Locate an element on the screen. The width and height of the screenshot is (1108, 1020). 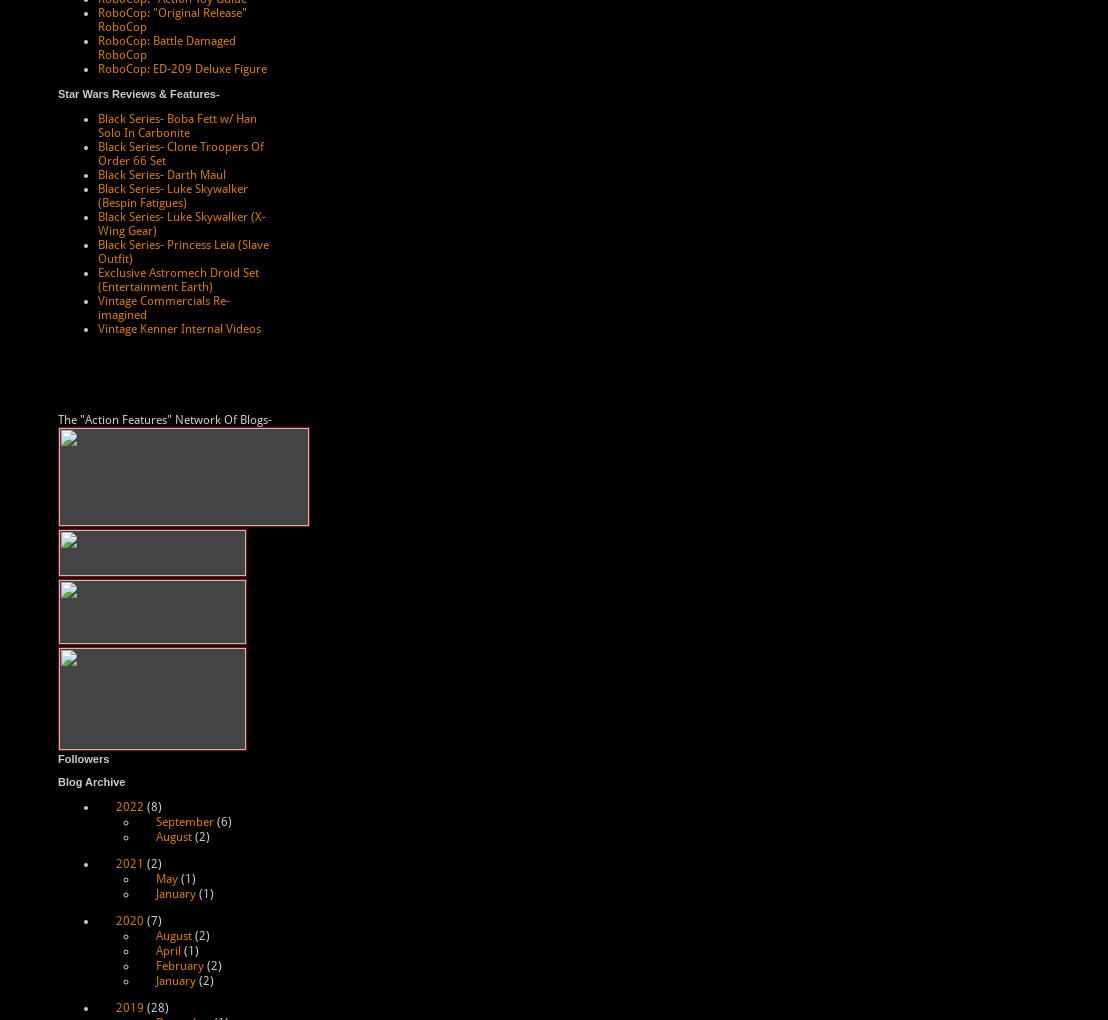
'Star Wars Reviews & Features-' is located at coordinates (56, 93).